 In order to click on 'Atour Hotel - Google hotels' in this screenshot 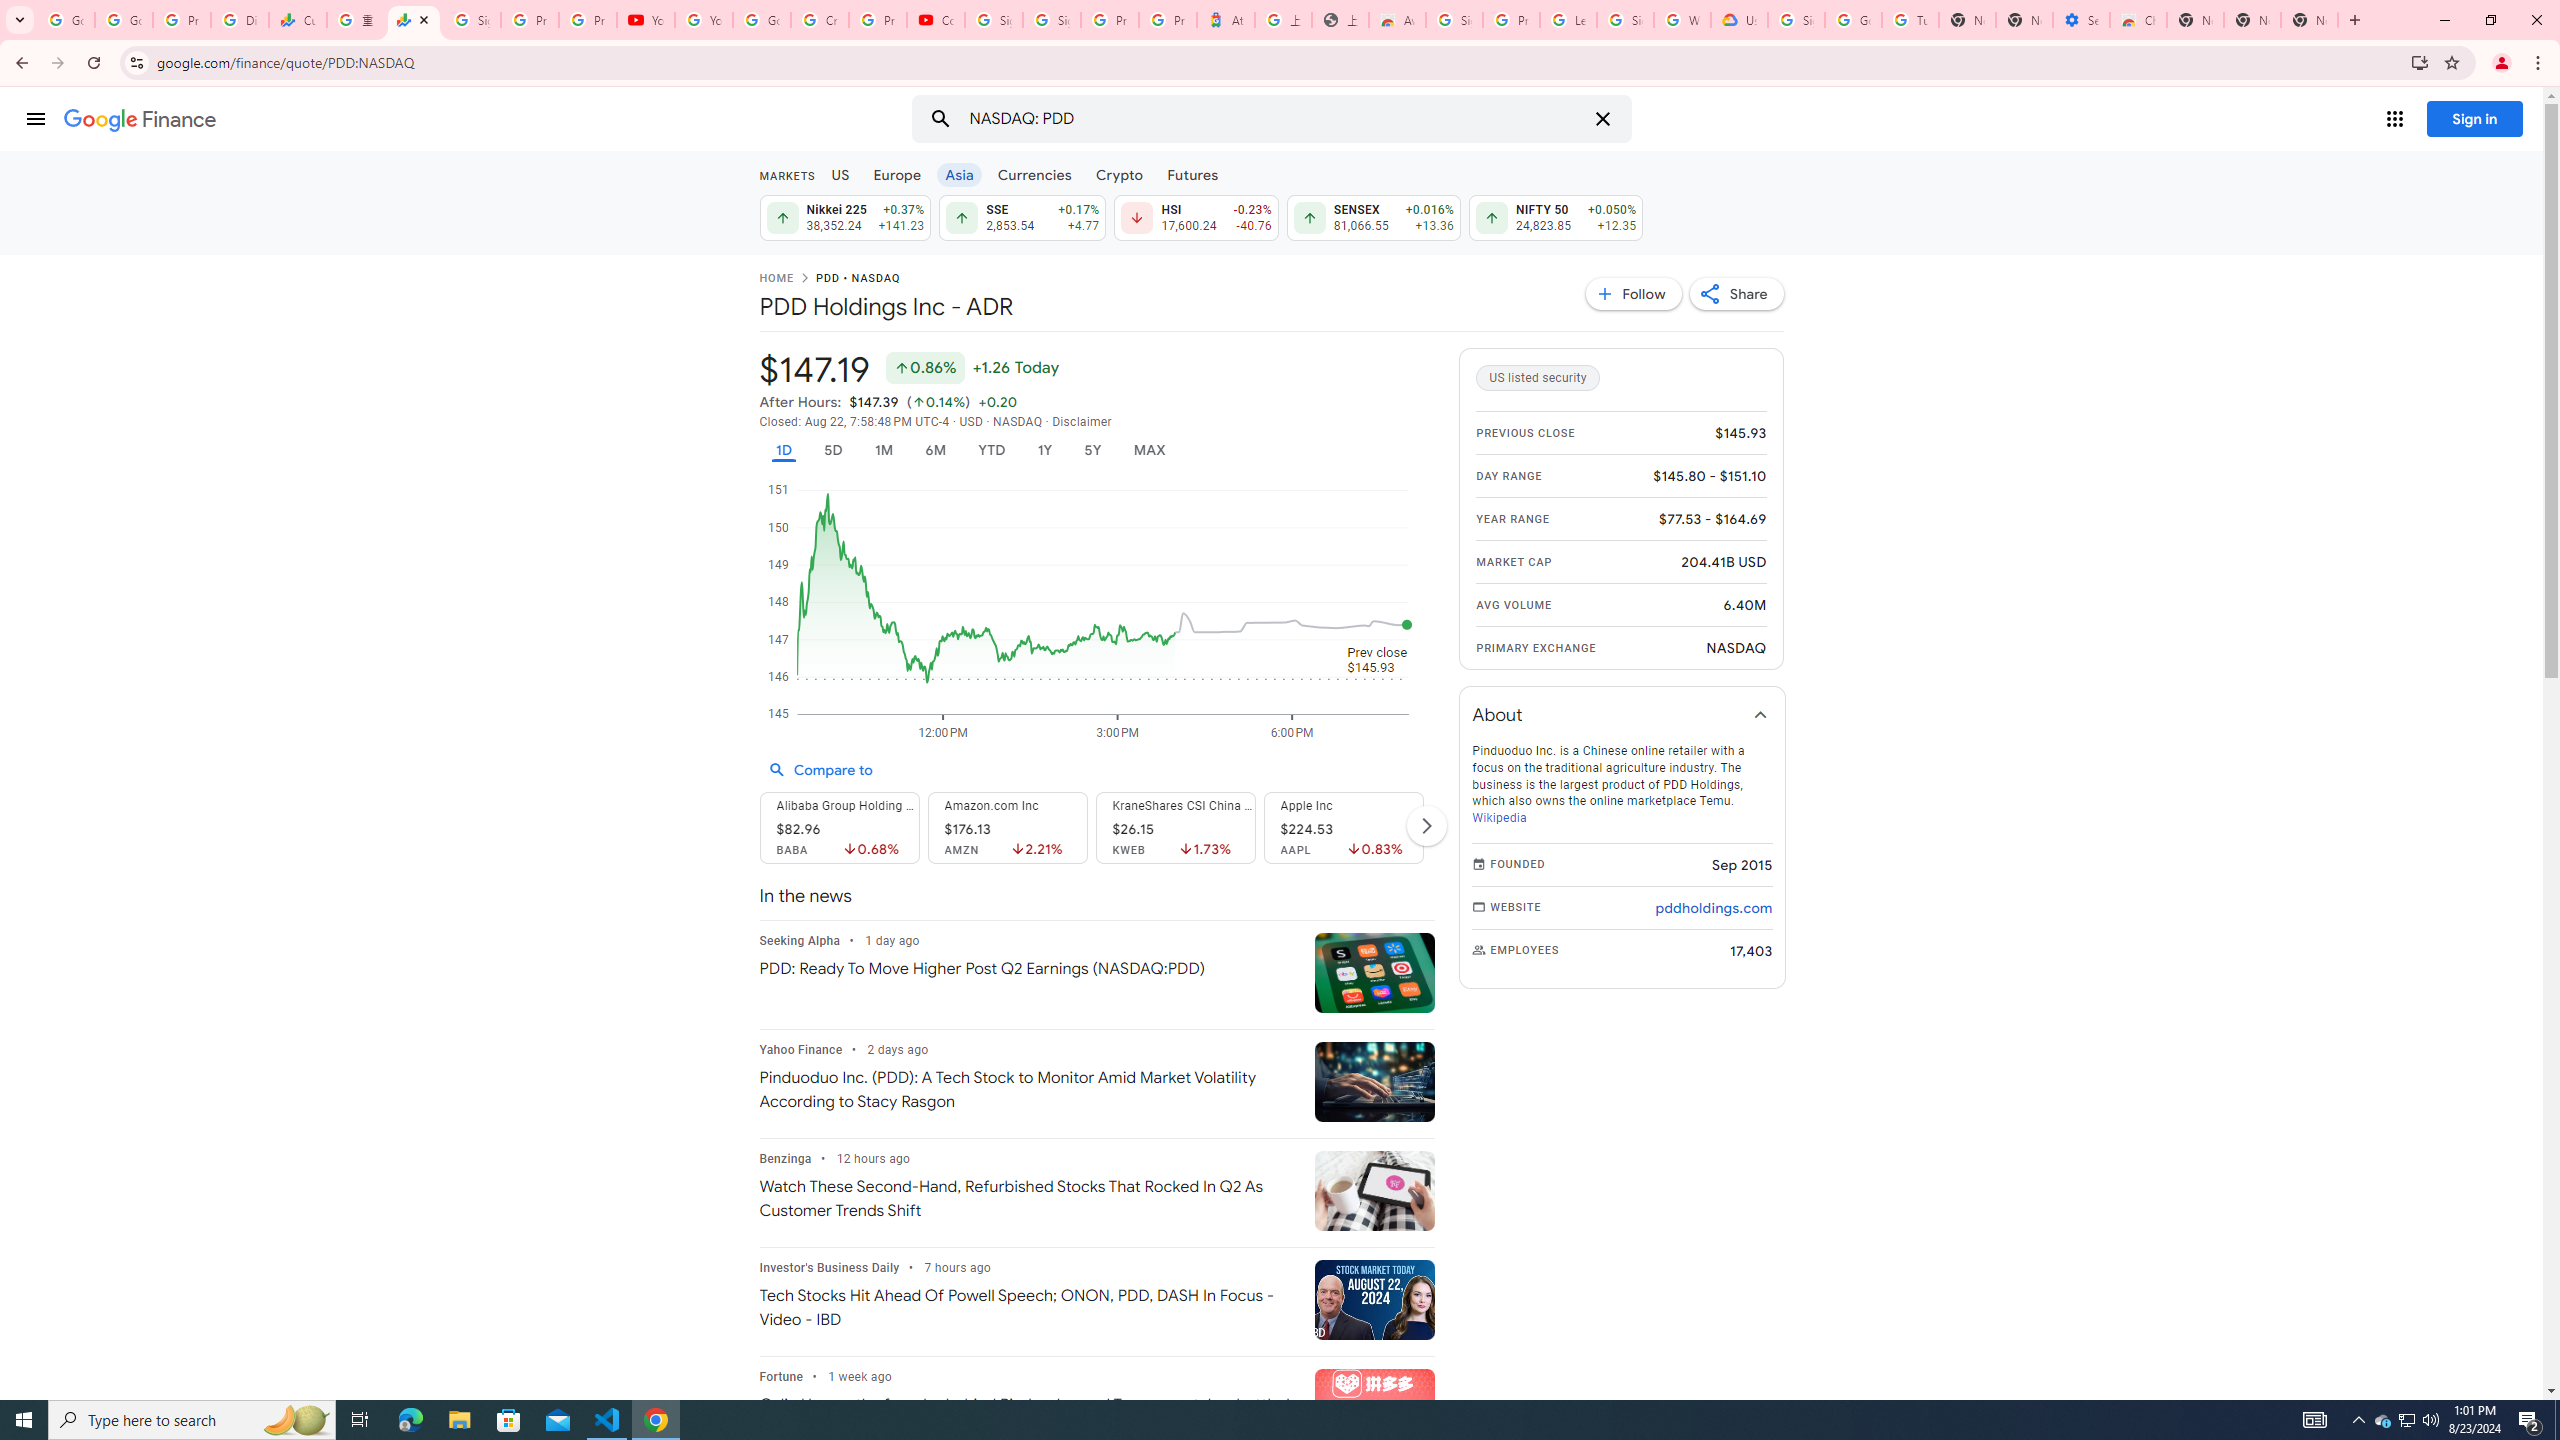, I will do `click(1226, 19)`.